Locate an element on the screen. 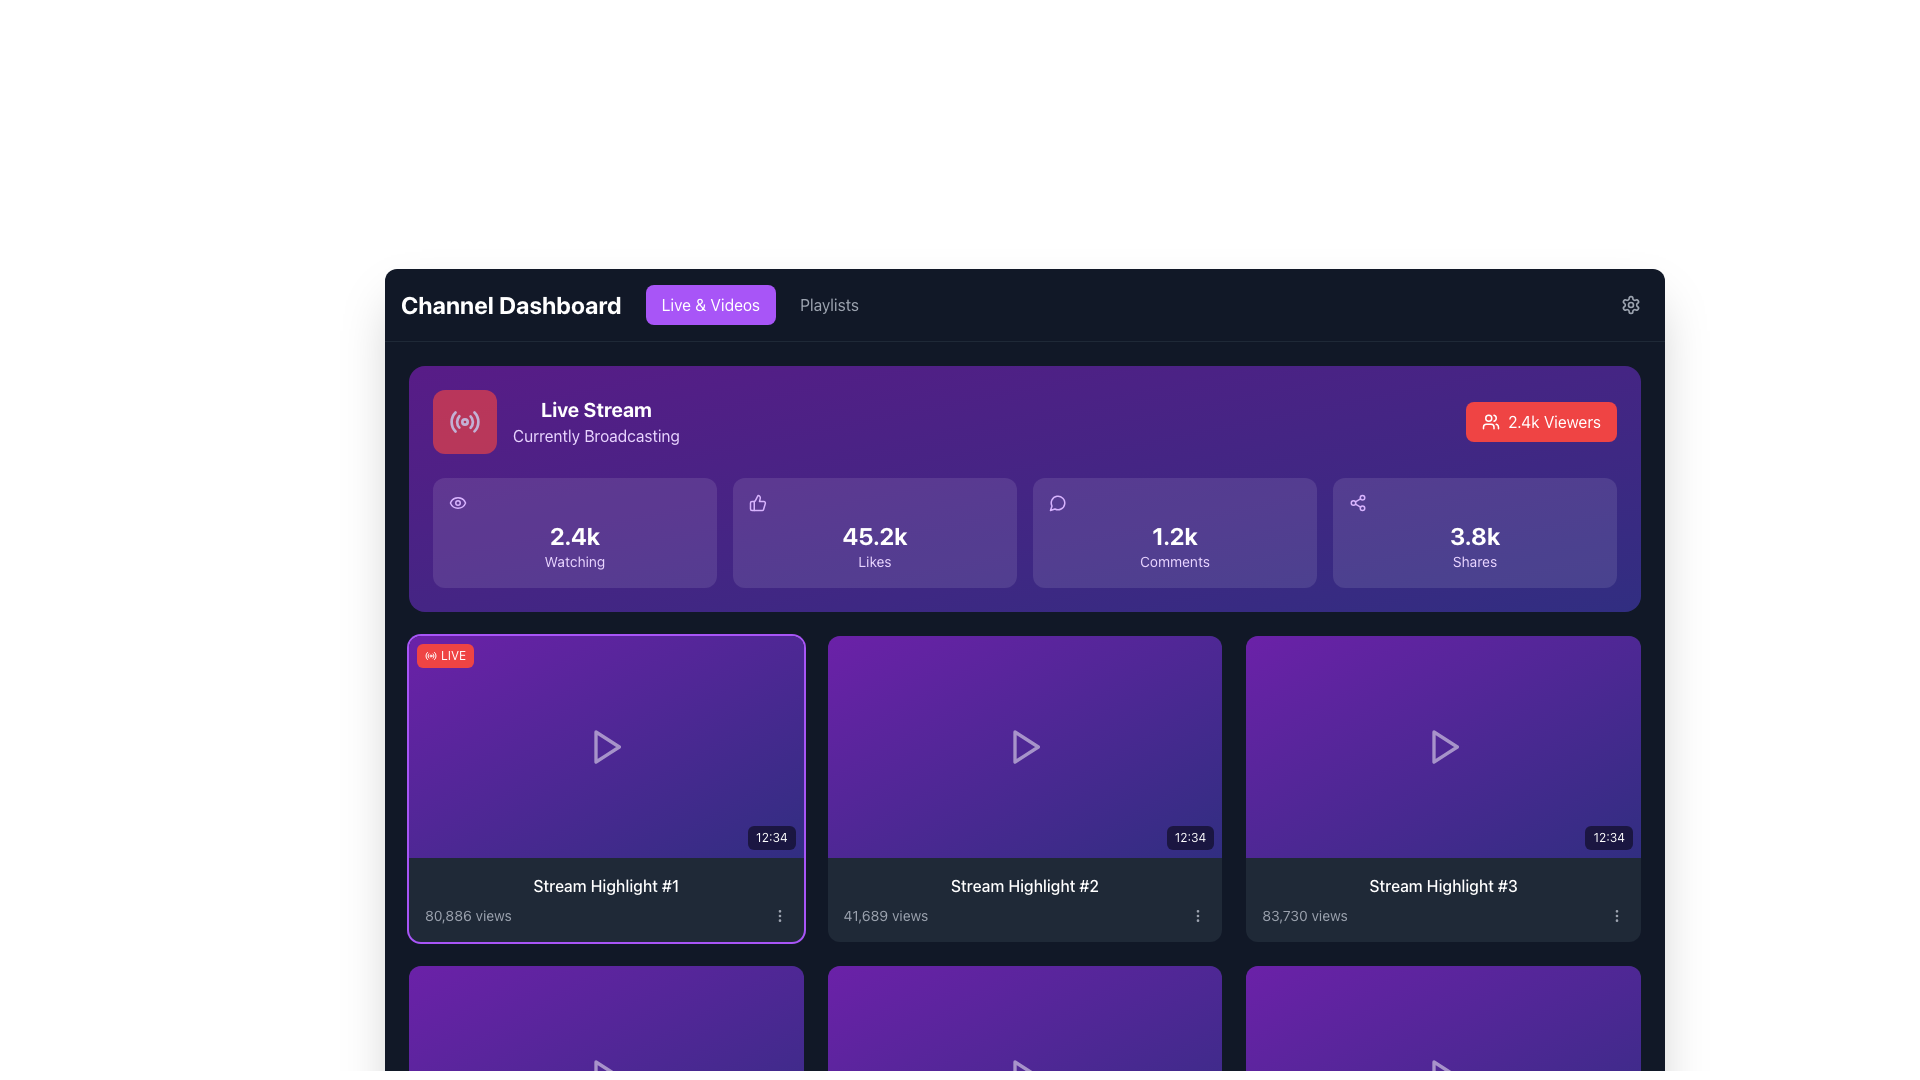 The width and height of the screenshot is (1920, 1080). the leftmost speech bubble icon in the purple cards area labeled '1.2k Comments' is located at coordinates (1056, 501).